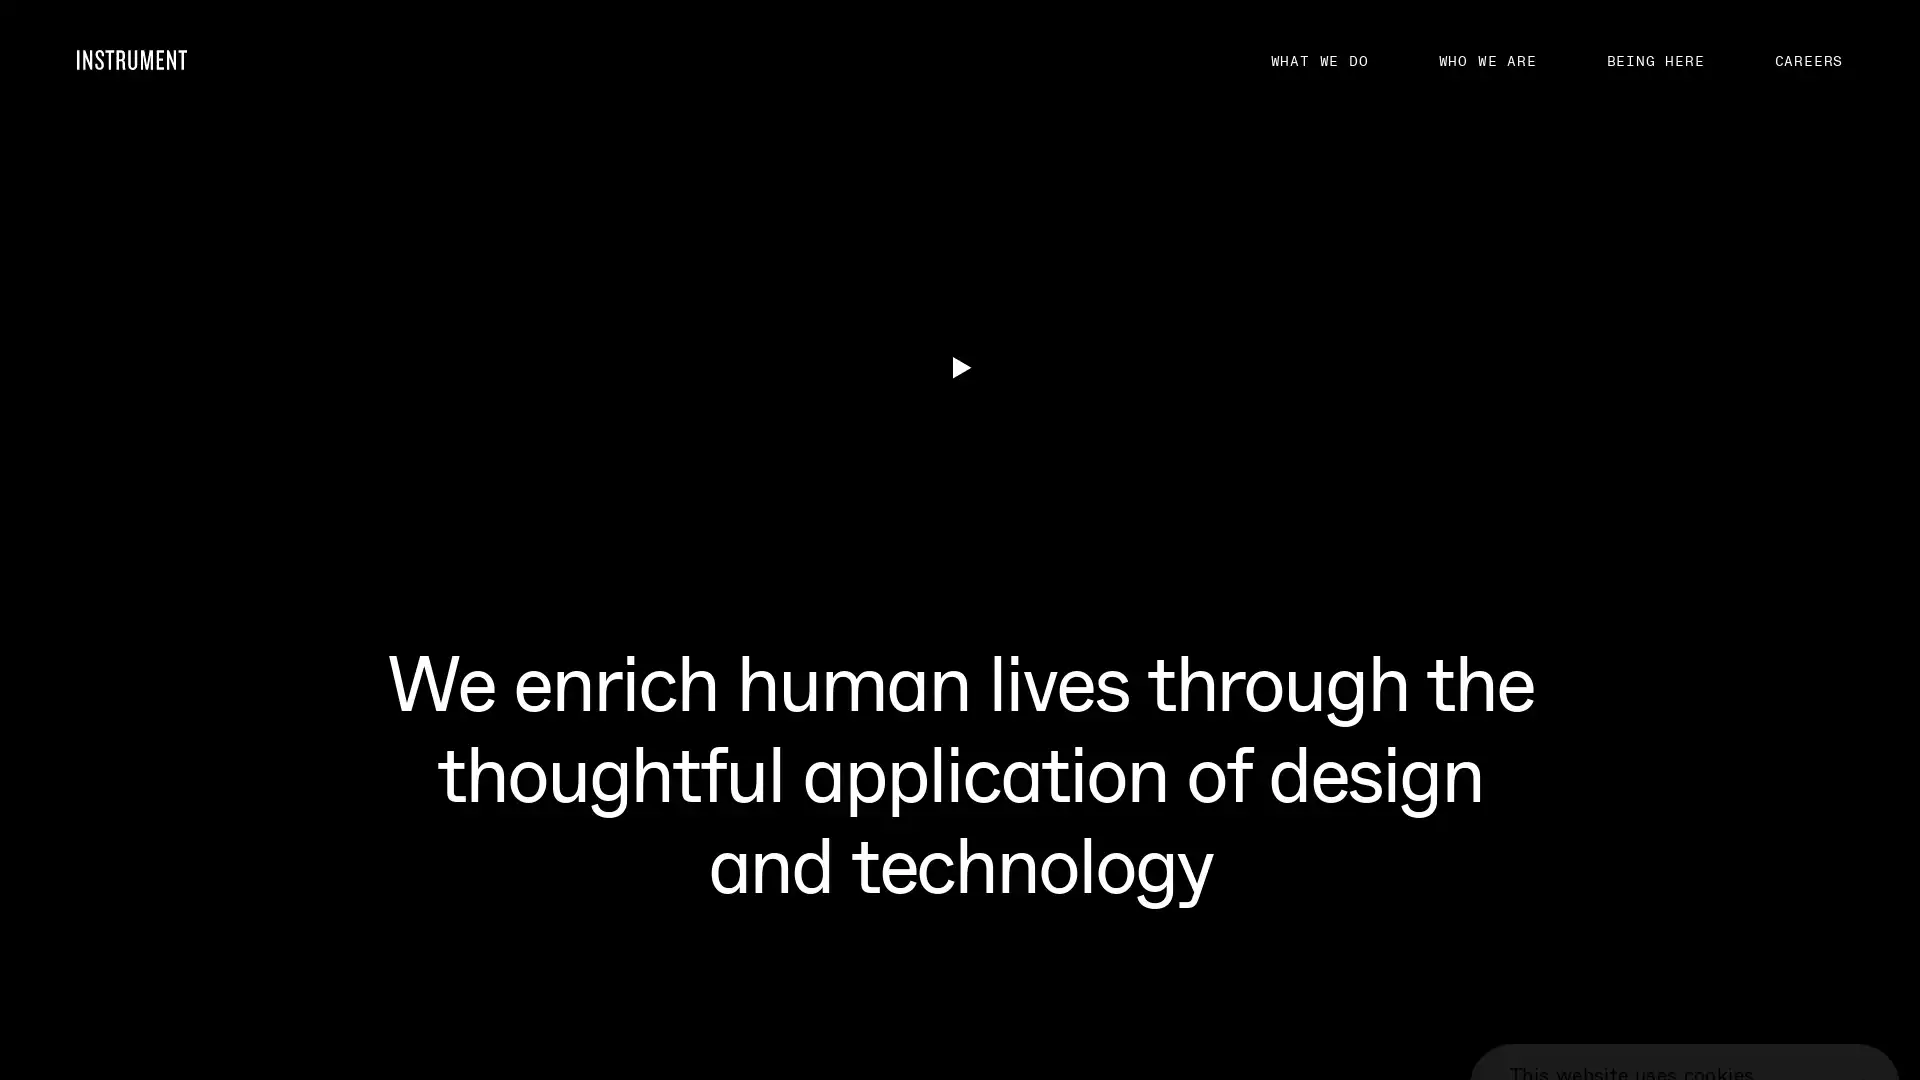  Describe the element at coordinates (958, 863) in the screenshot. I see `Play Video` at that location.